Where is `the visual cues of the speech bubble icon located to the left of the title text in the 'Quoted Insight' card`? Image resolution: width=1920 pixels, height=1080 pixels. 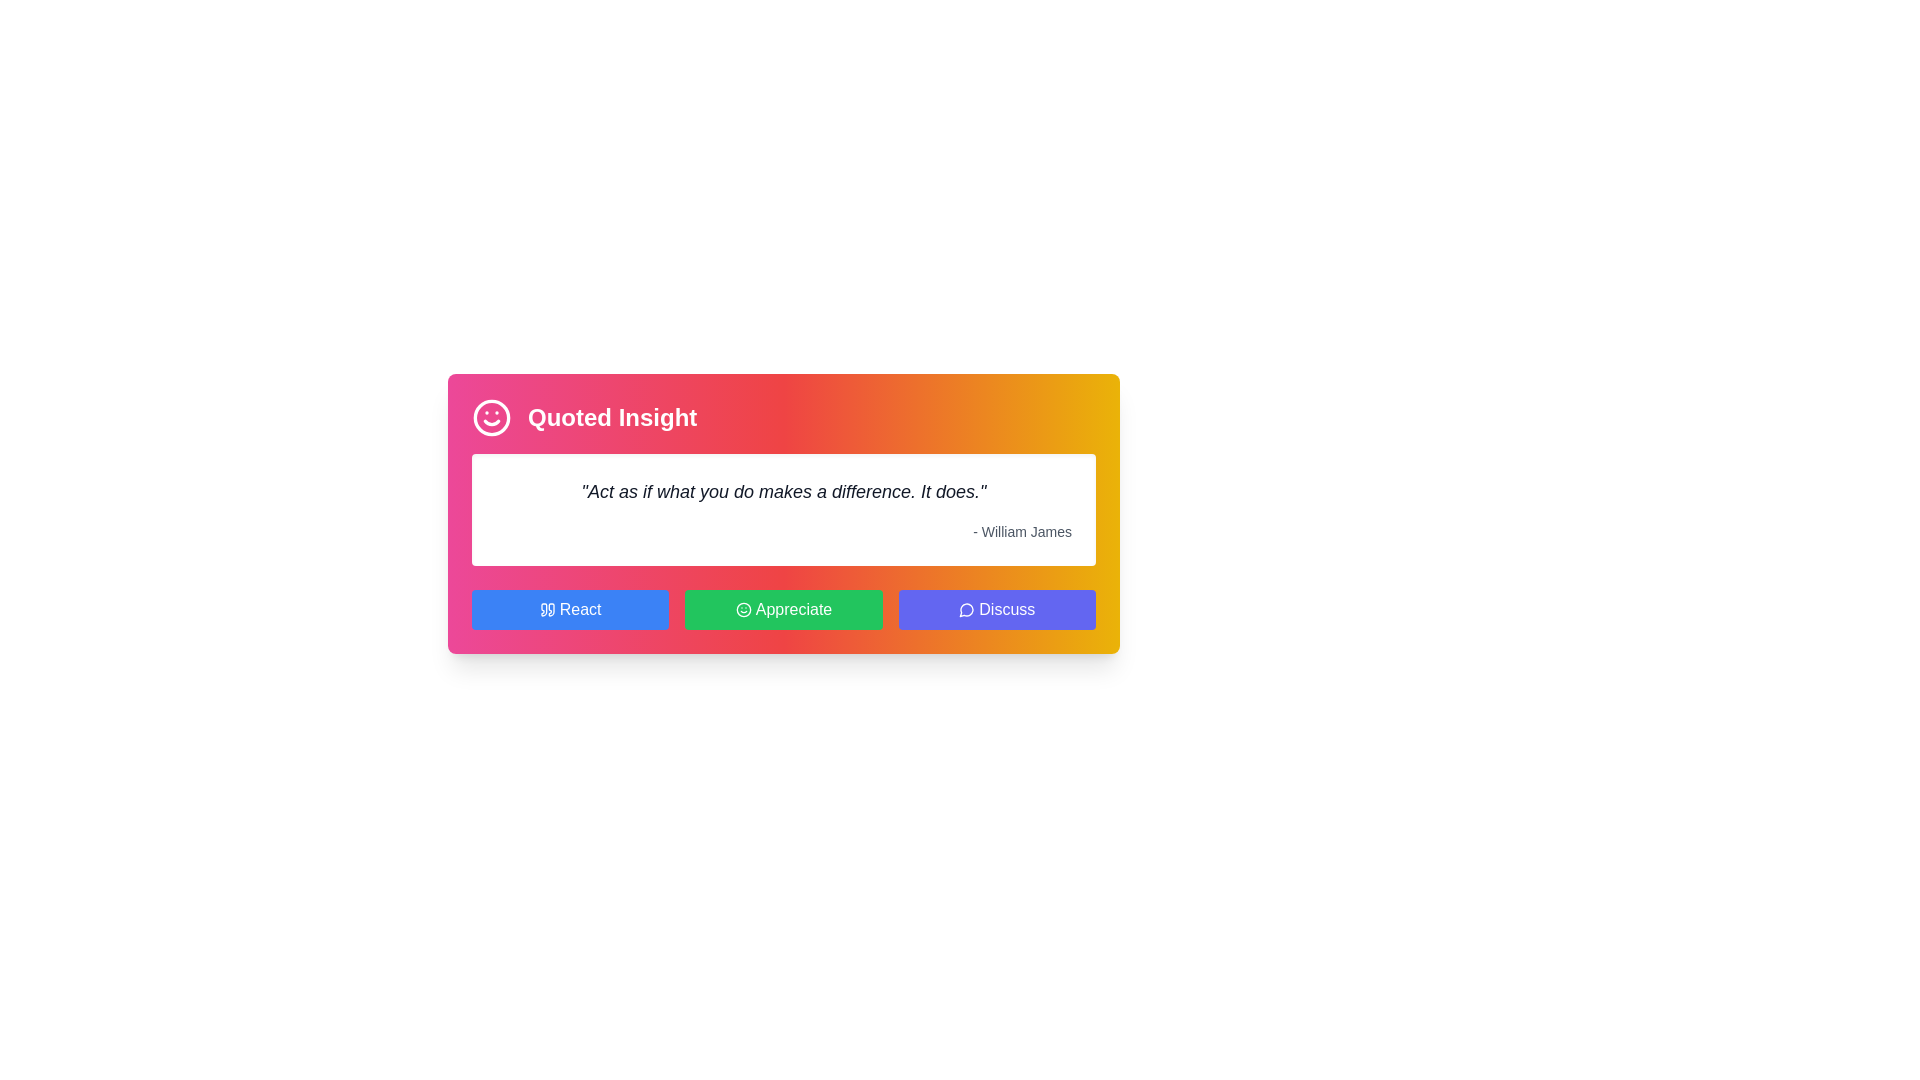 the visual cues of the speech bubble icon located to the left of the title text in the 'Quoted Insight' card is located at coordinates (966, 609).